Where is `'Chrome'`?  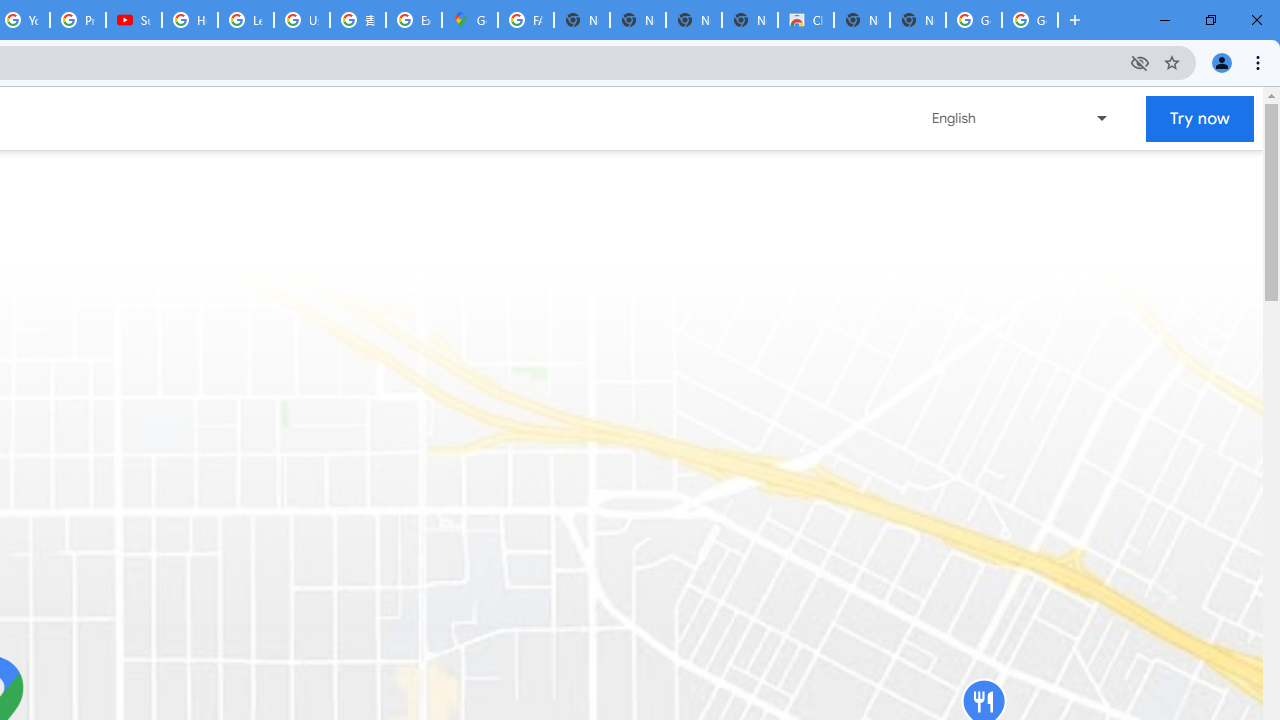 'Chrome' is located at coordinates (1259, 61).